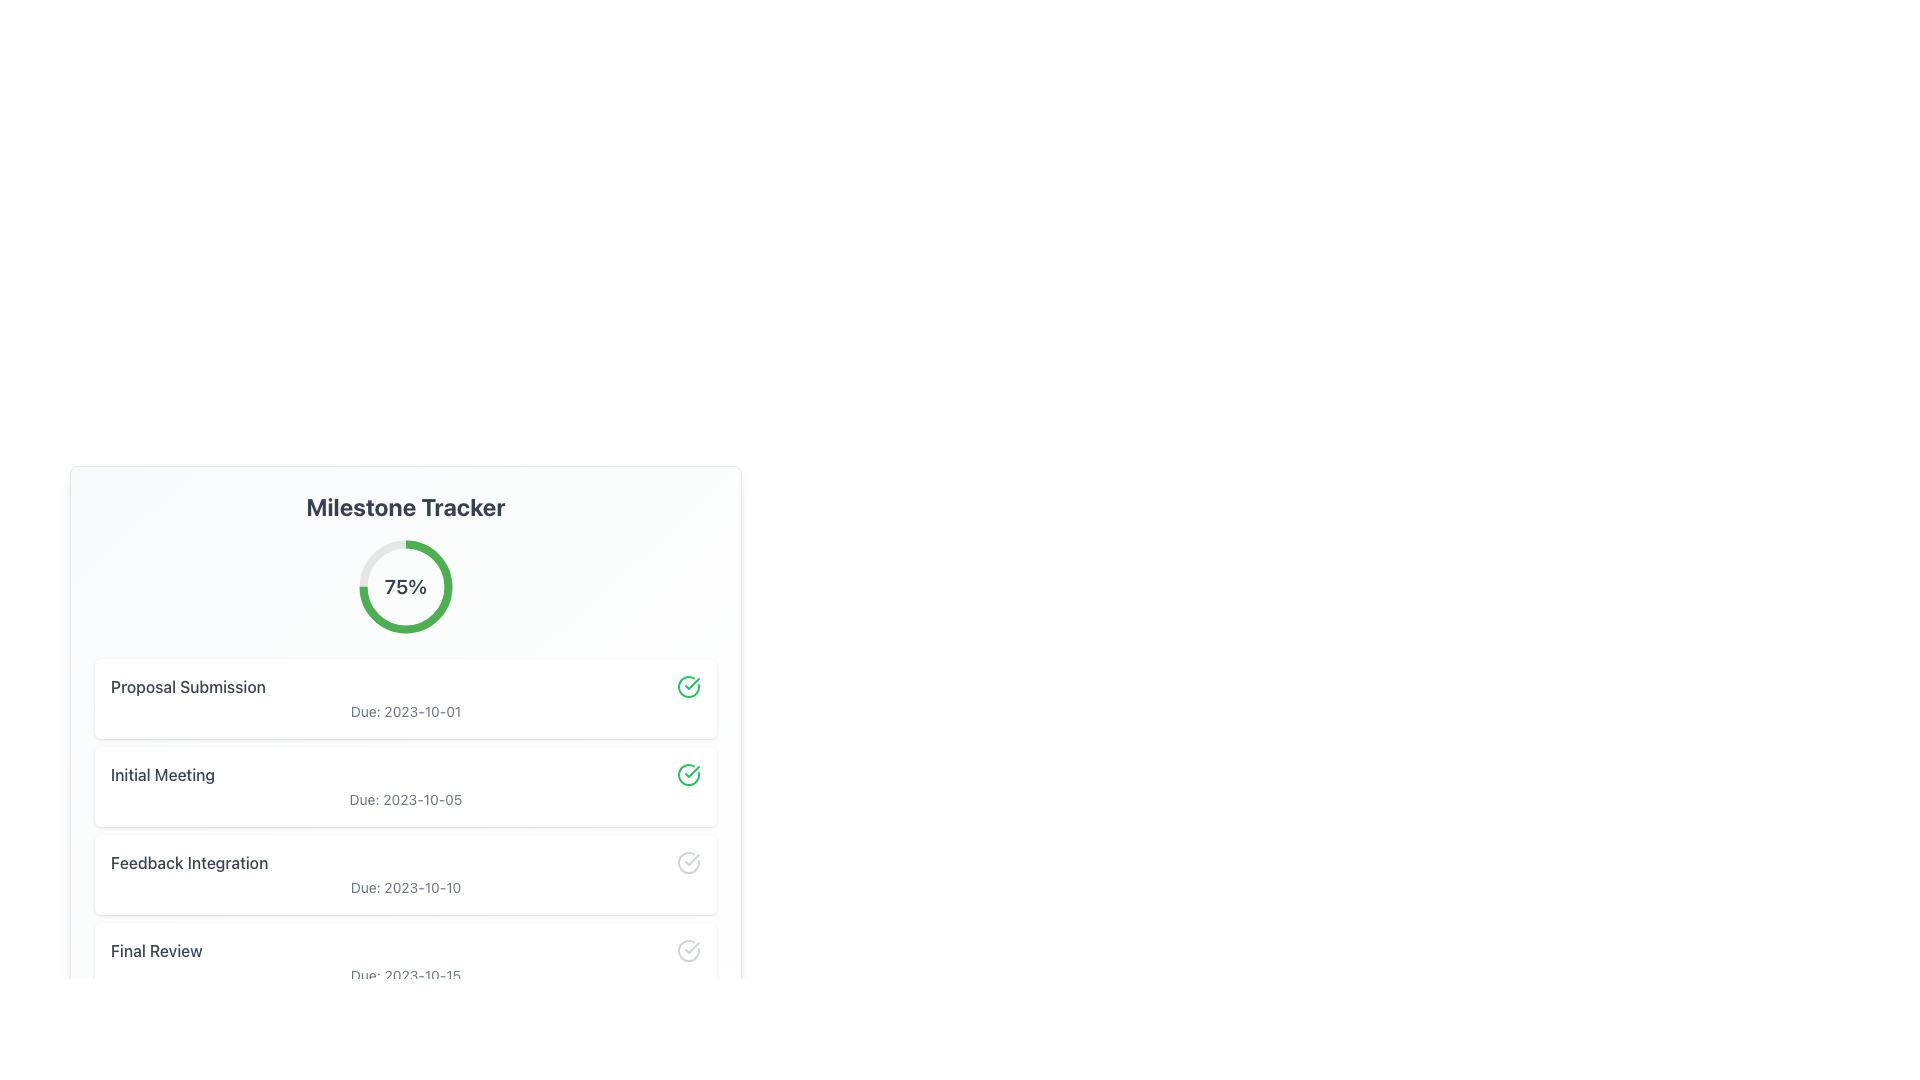 The image size is (1920, 1080). I want to click on the 'Feedback Integration' list item in the 'Milestone Tracker' section, which is the third block in a vertical list of four items, so click(405, 874).